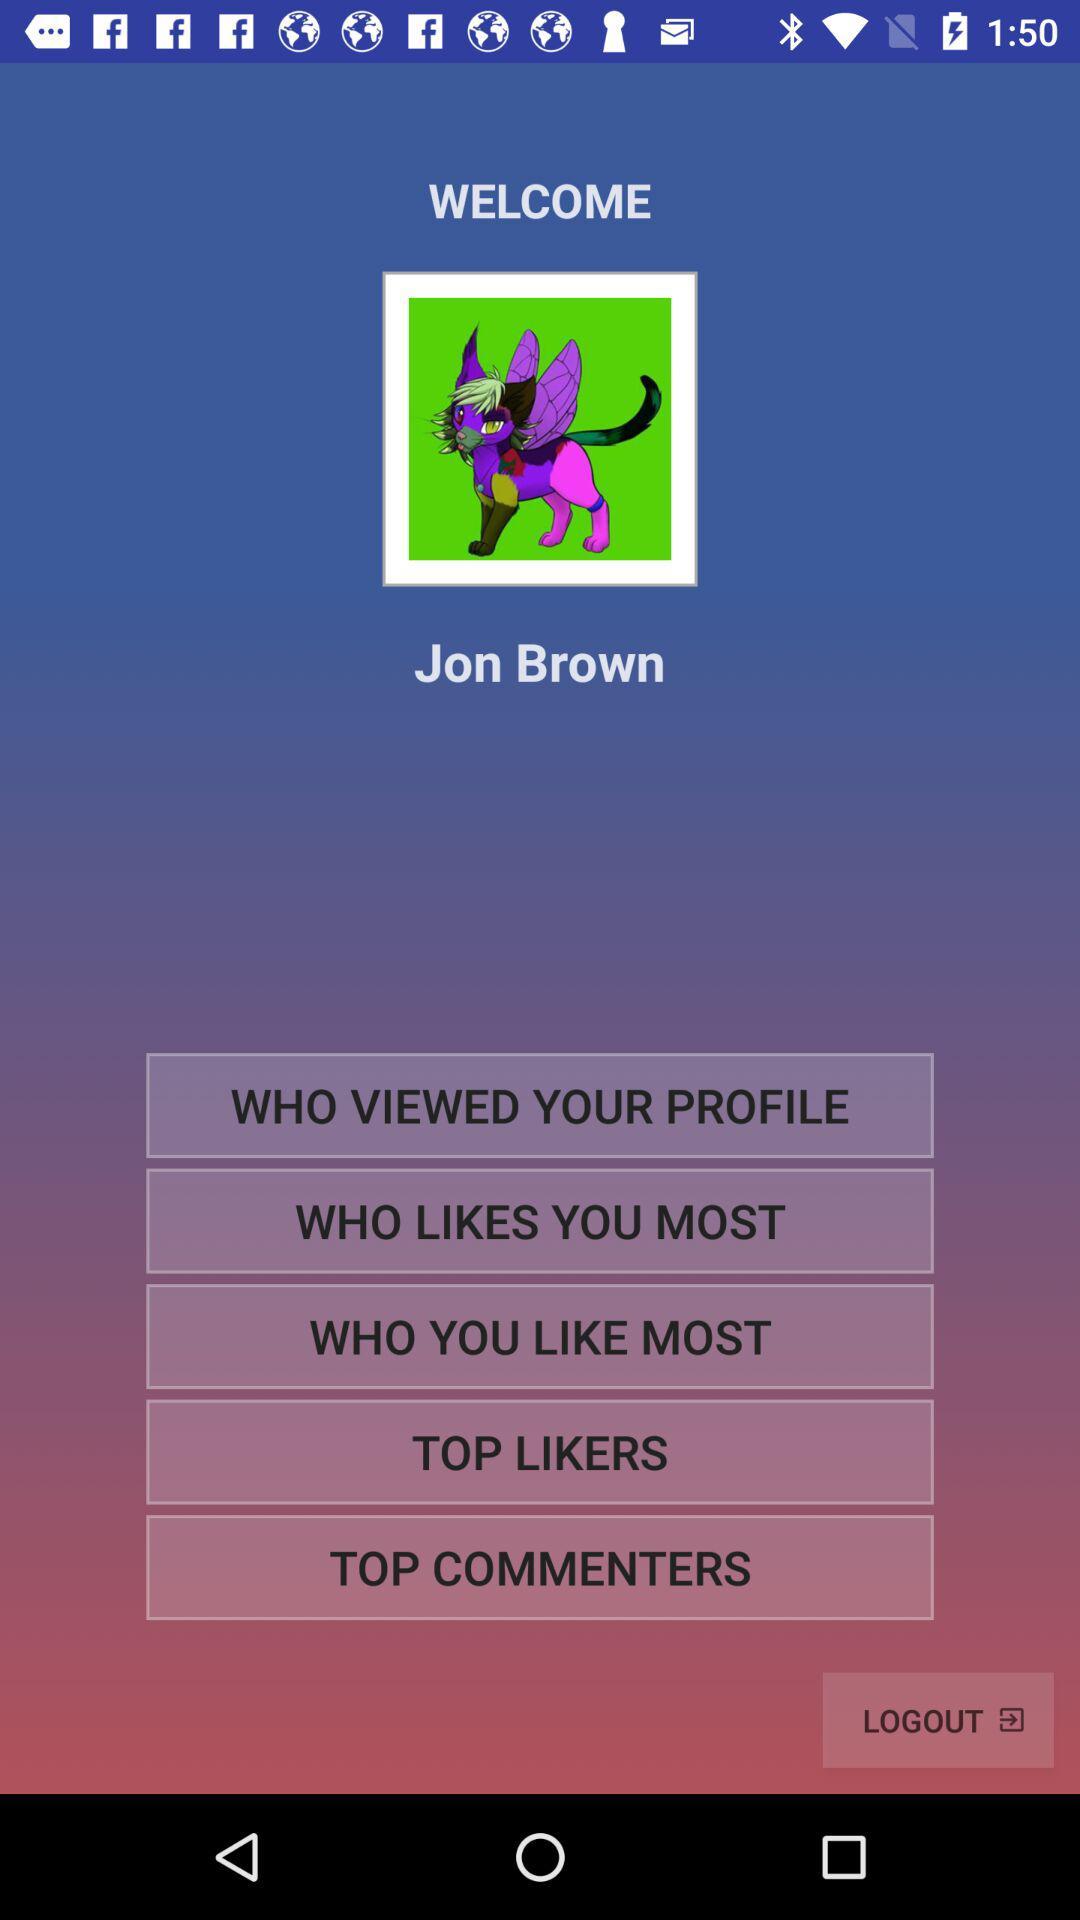 The width and height of the screenshot is (1080, 1920). I want to click on top likers, so click(540, 1452).